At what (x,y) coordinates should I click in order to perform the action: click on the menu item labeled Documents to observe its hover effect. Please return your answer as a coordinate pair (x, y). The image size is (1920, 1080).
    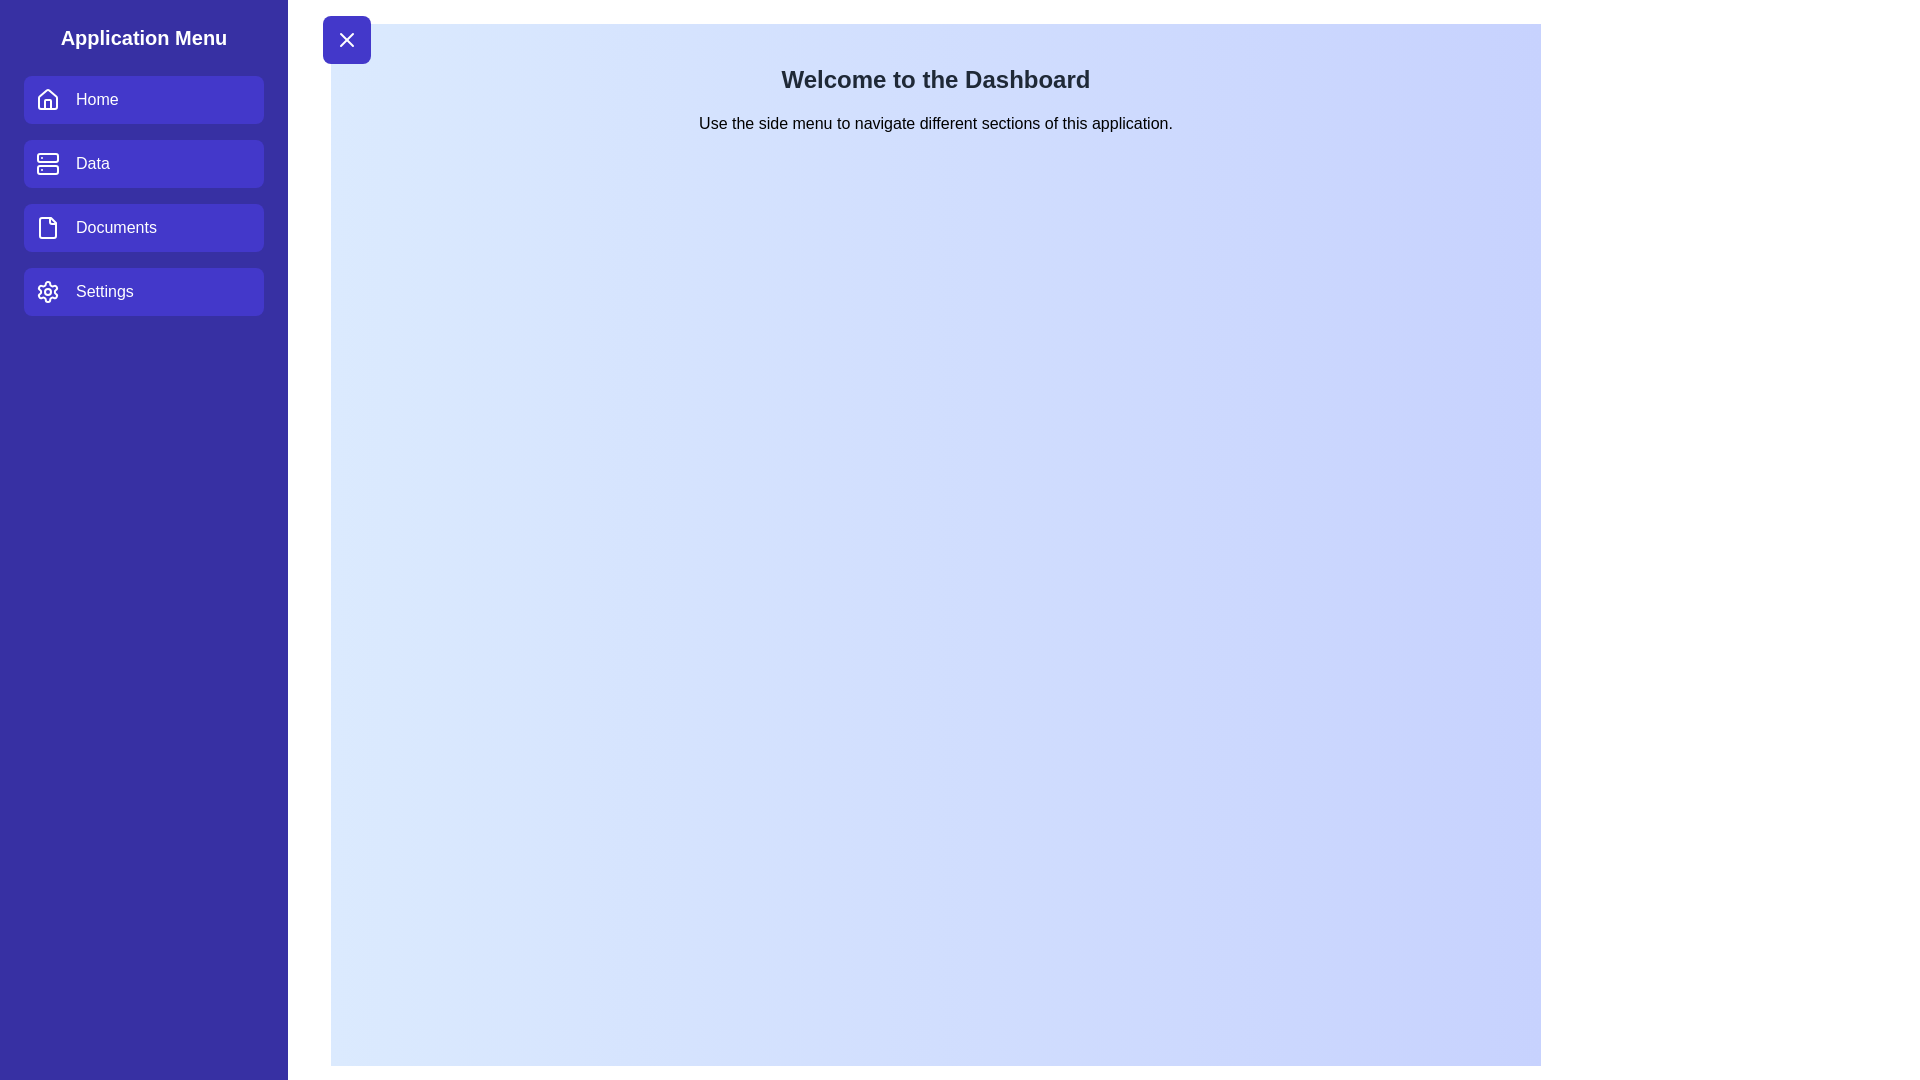
    Looking at the image, I should click on (143, 226).